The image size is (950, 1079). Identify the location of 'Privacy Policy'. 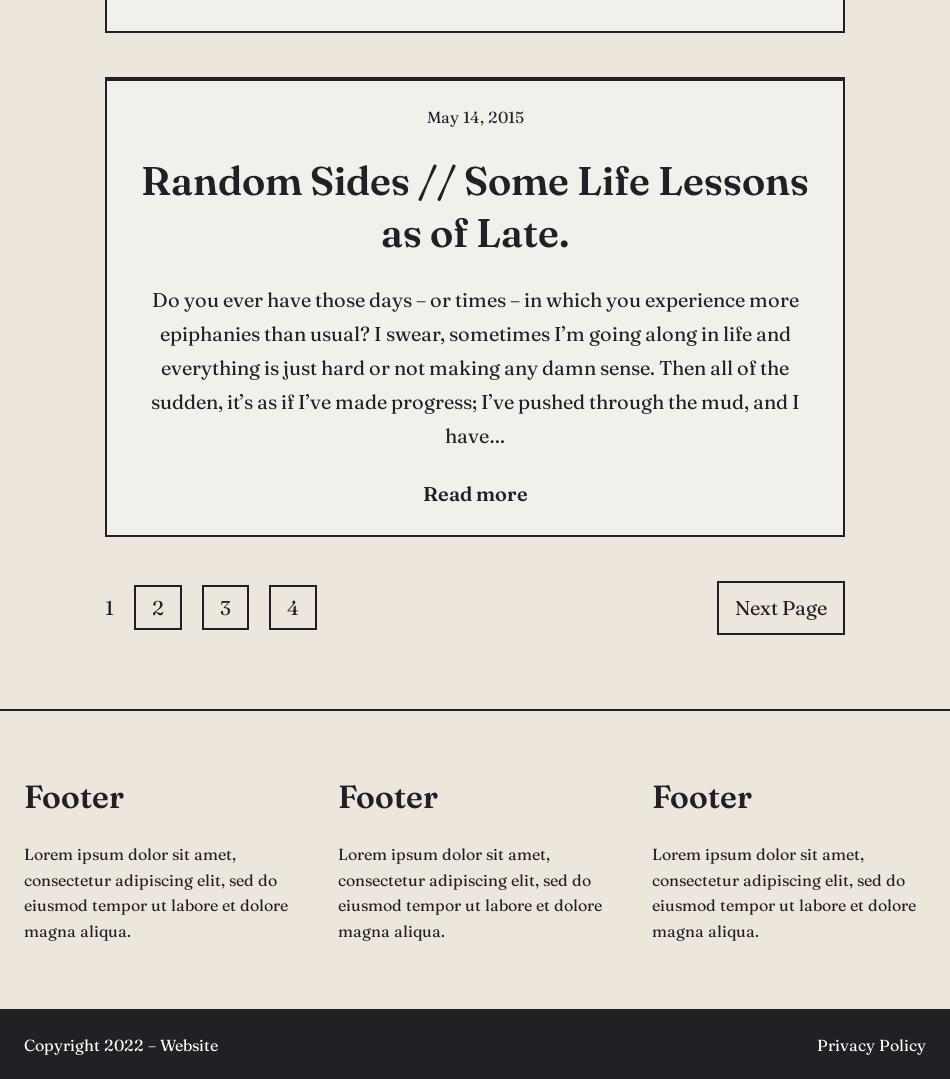
(870, 1043).